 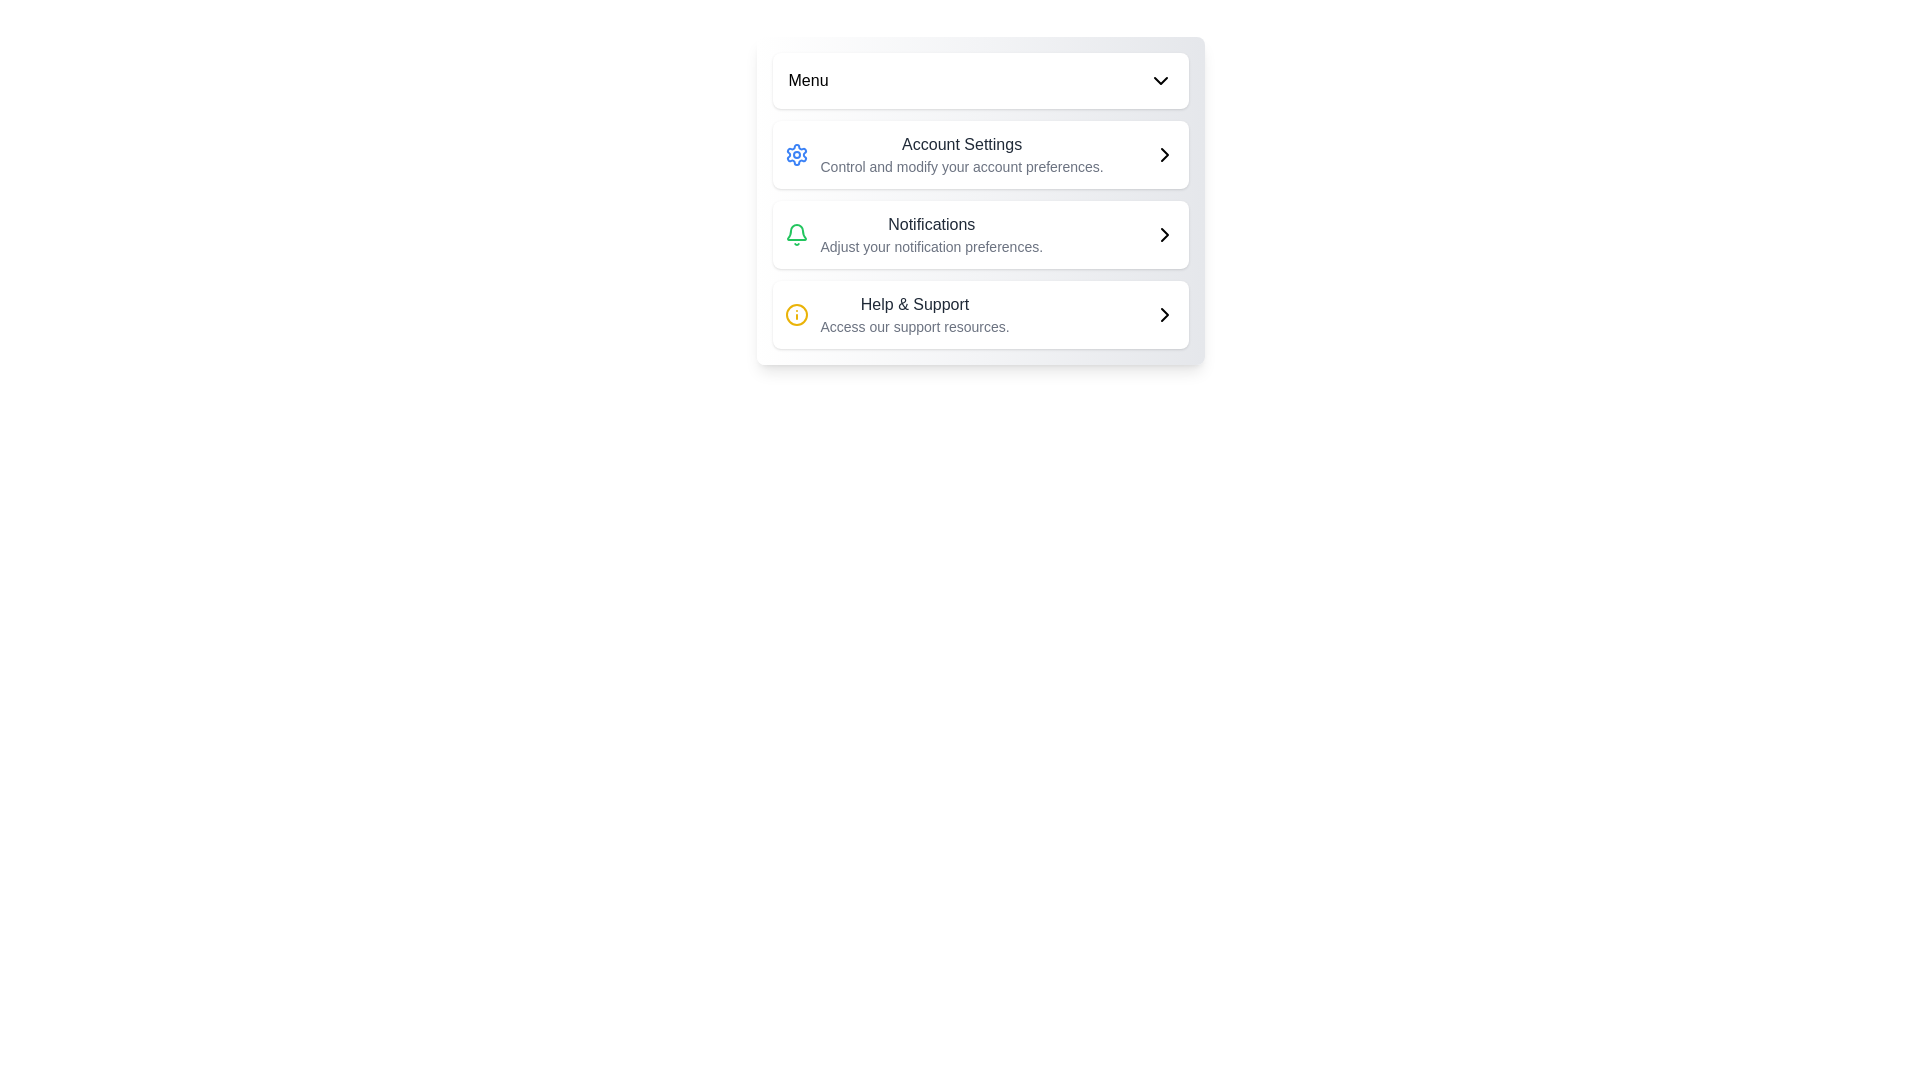 I want to click on the 'Help & Support' text label located at the bottom of the card-like menu in the top-left quadrant of the page, so click(x=914, y=315).